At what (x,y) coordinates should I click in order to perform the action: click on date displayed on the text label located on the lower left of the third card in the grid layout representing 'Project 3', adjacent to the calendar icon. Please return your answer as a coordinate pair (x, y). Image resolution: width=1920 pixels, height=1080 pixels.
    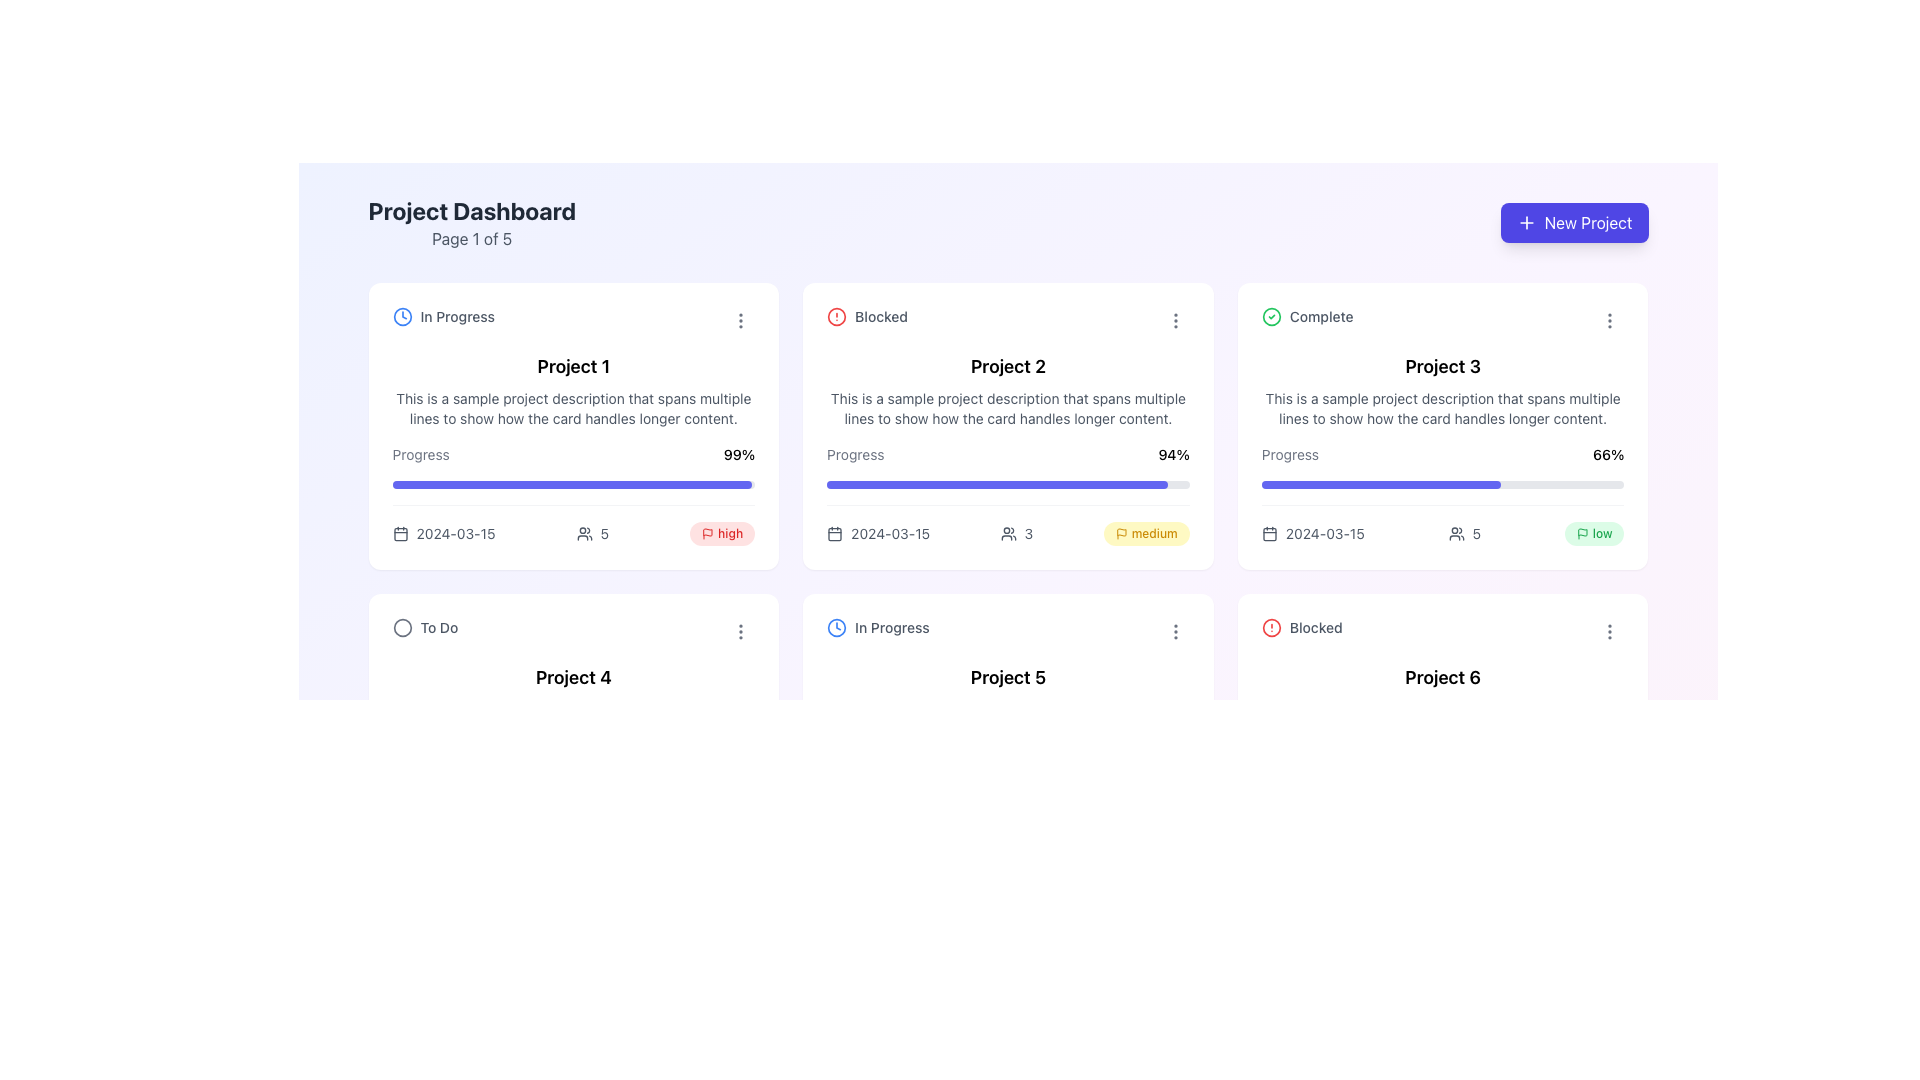
    Looking at the image, I should click on (1325, 532).